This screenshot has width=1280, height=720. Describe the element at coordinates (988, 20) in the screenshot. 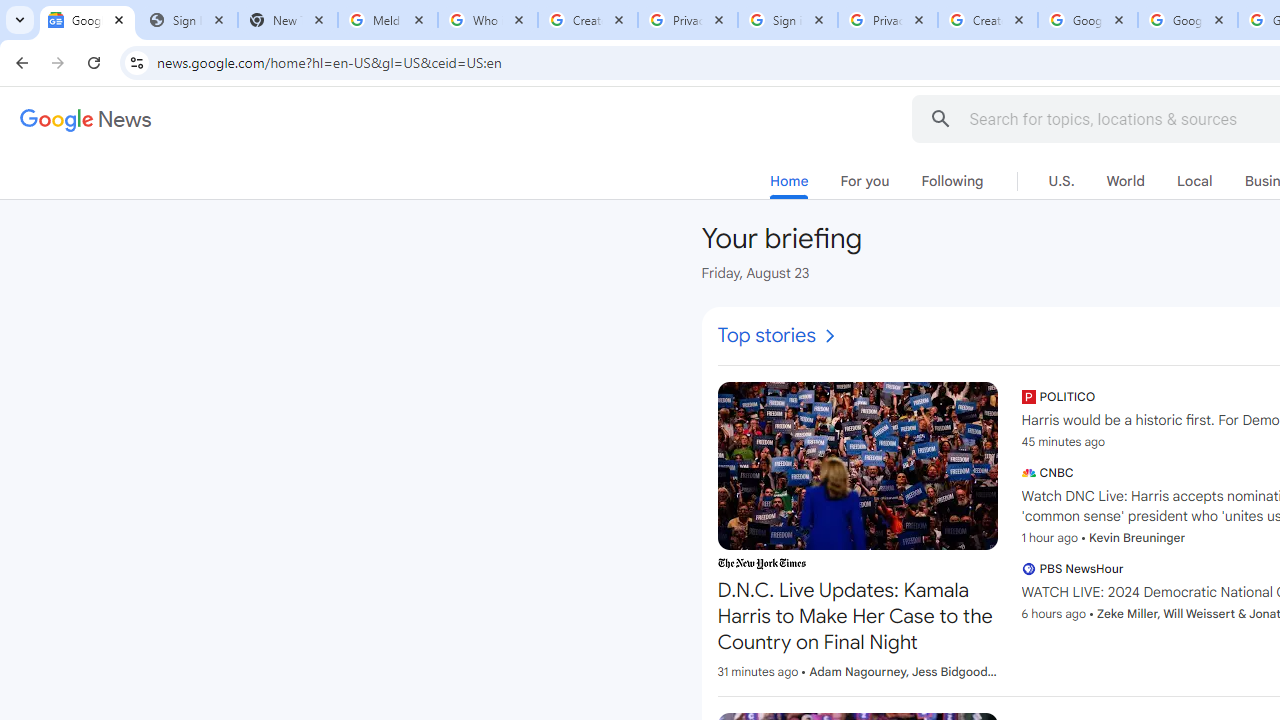

I see `'Create your Google Account'` at that location.